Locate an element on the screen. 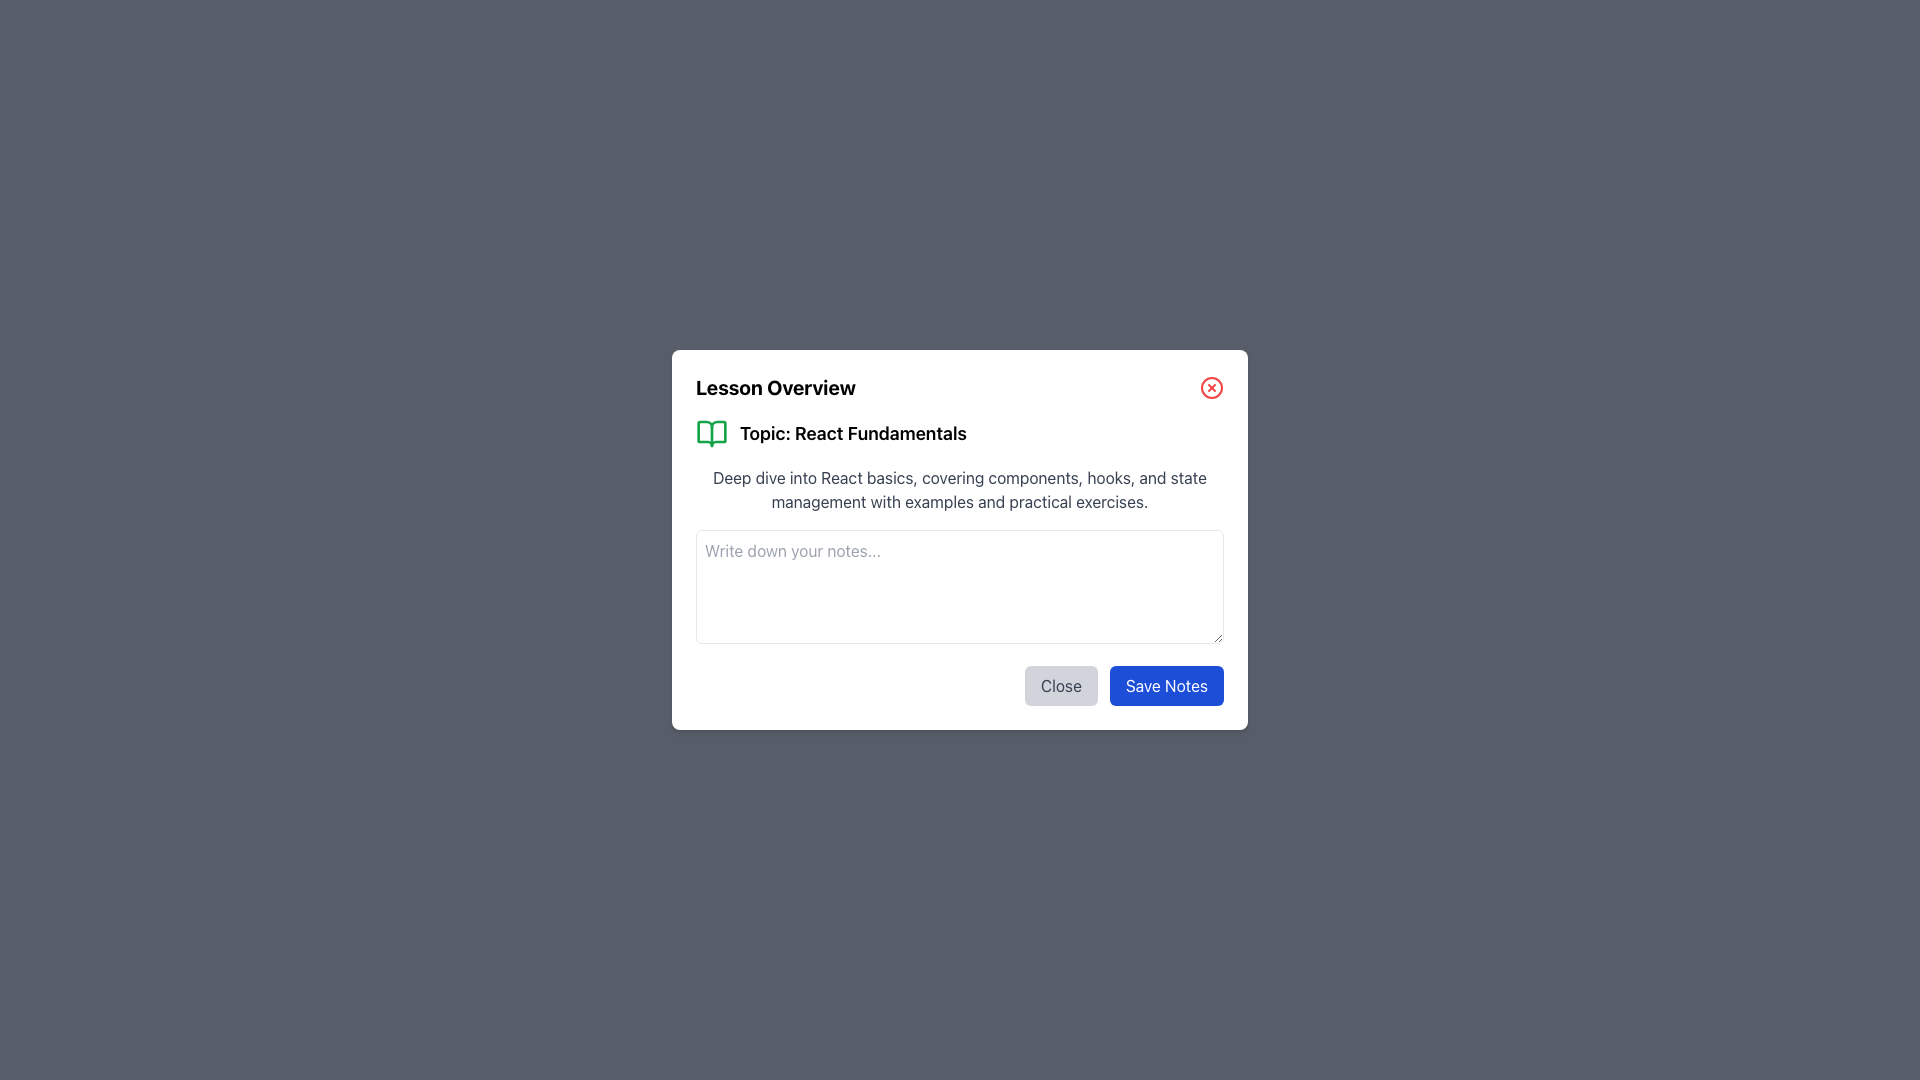  the 'Save' button located in the lower-right corner of the dialog box is located at coordinates (1166, 685).